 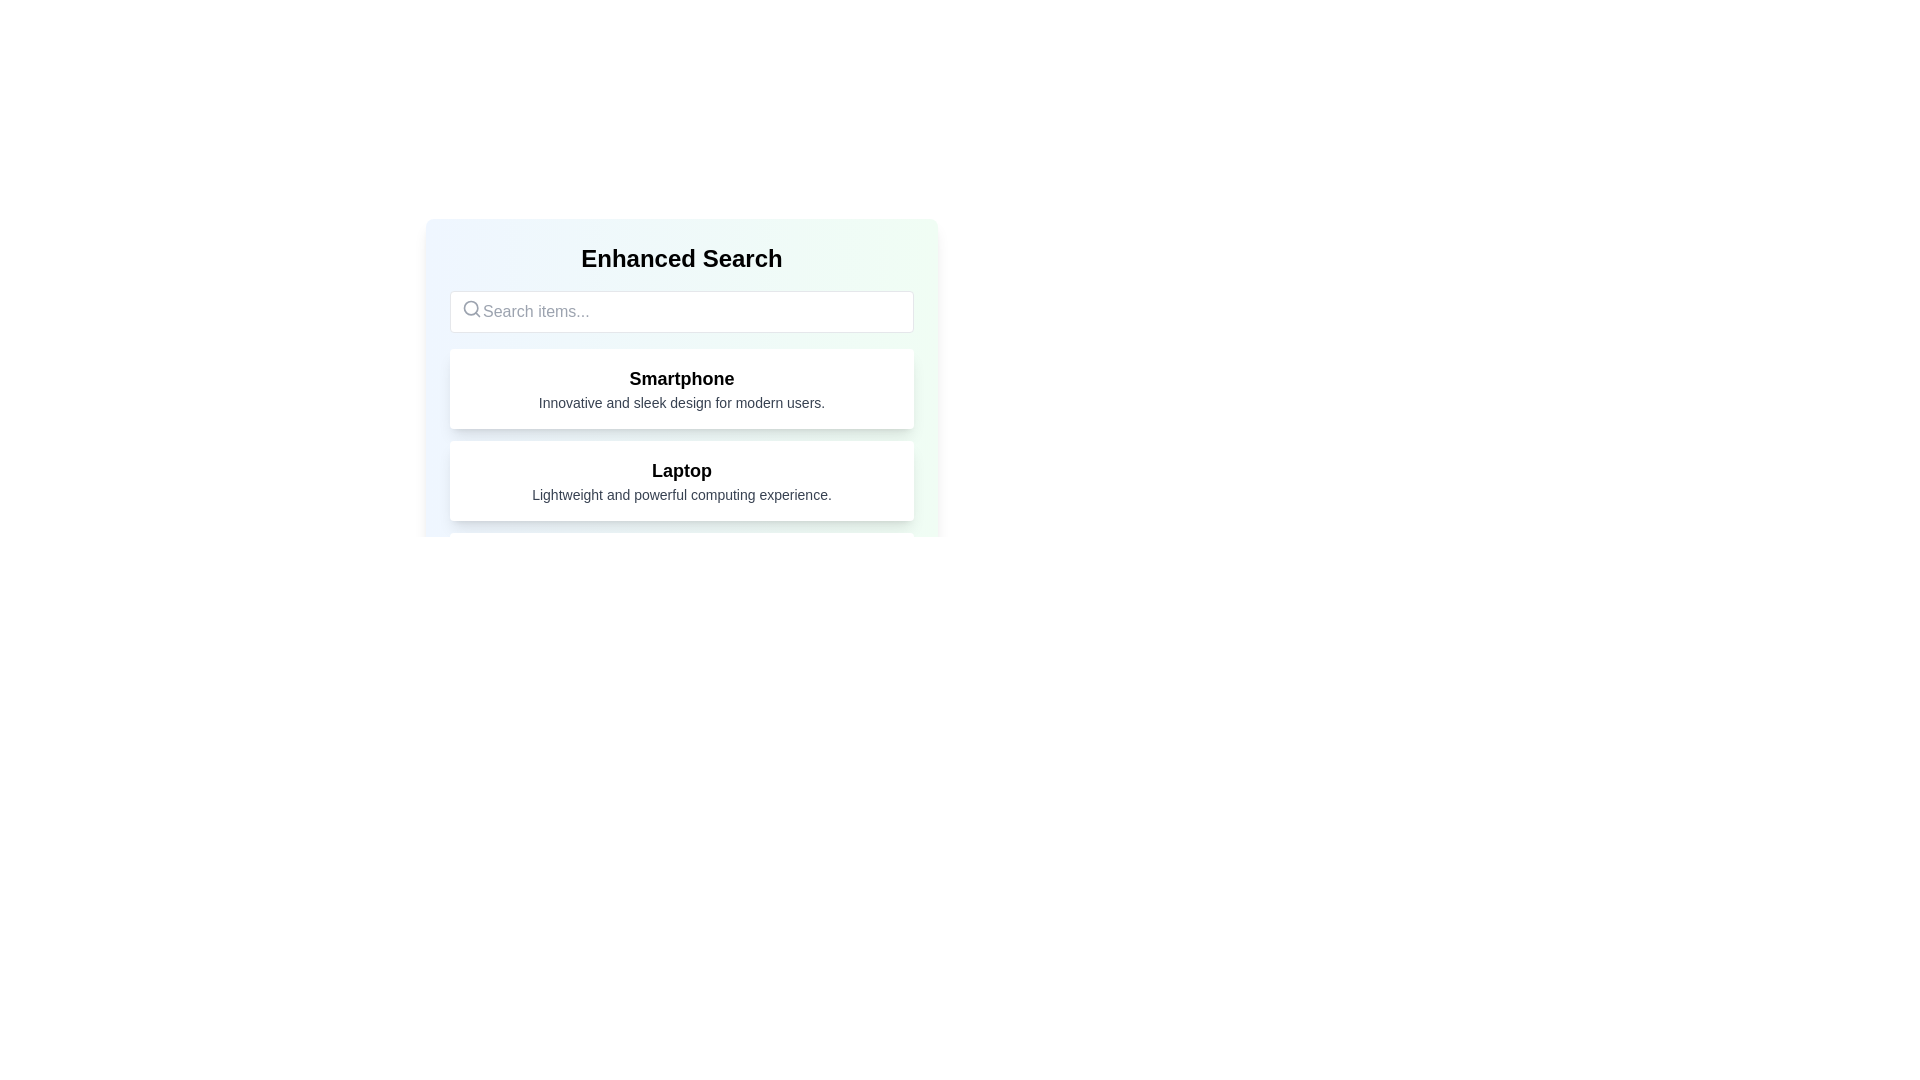 What do you see at coordinates (681, 389) in the screenshot?
I see `the first item card` at bounding box center [681, 389].